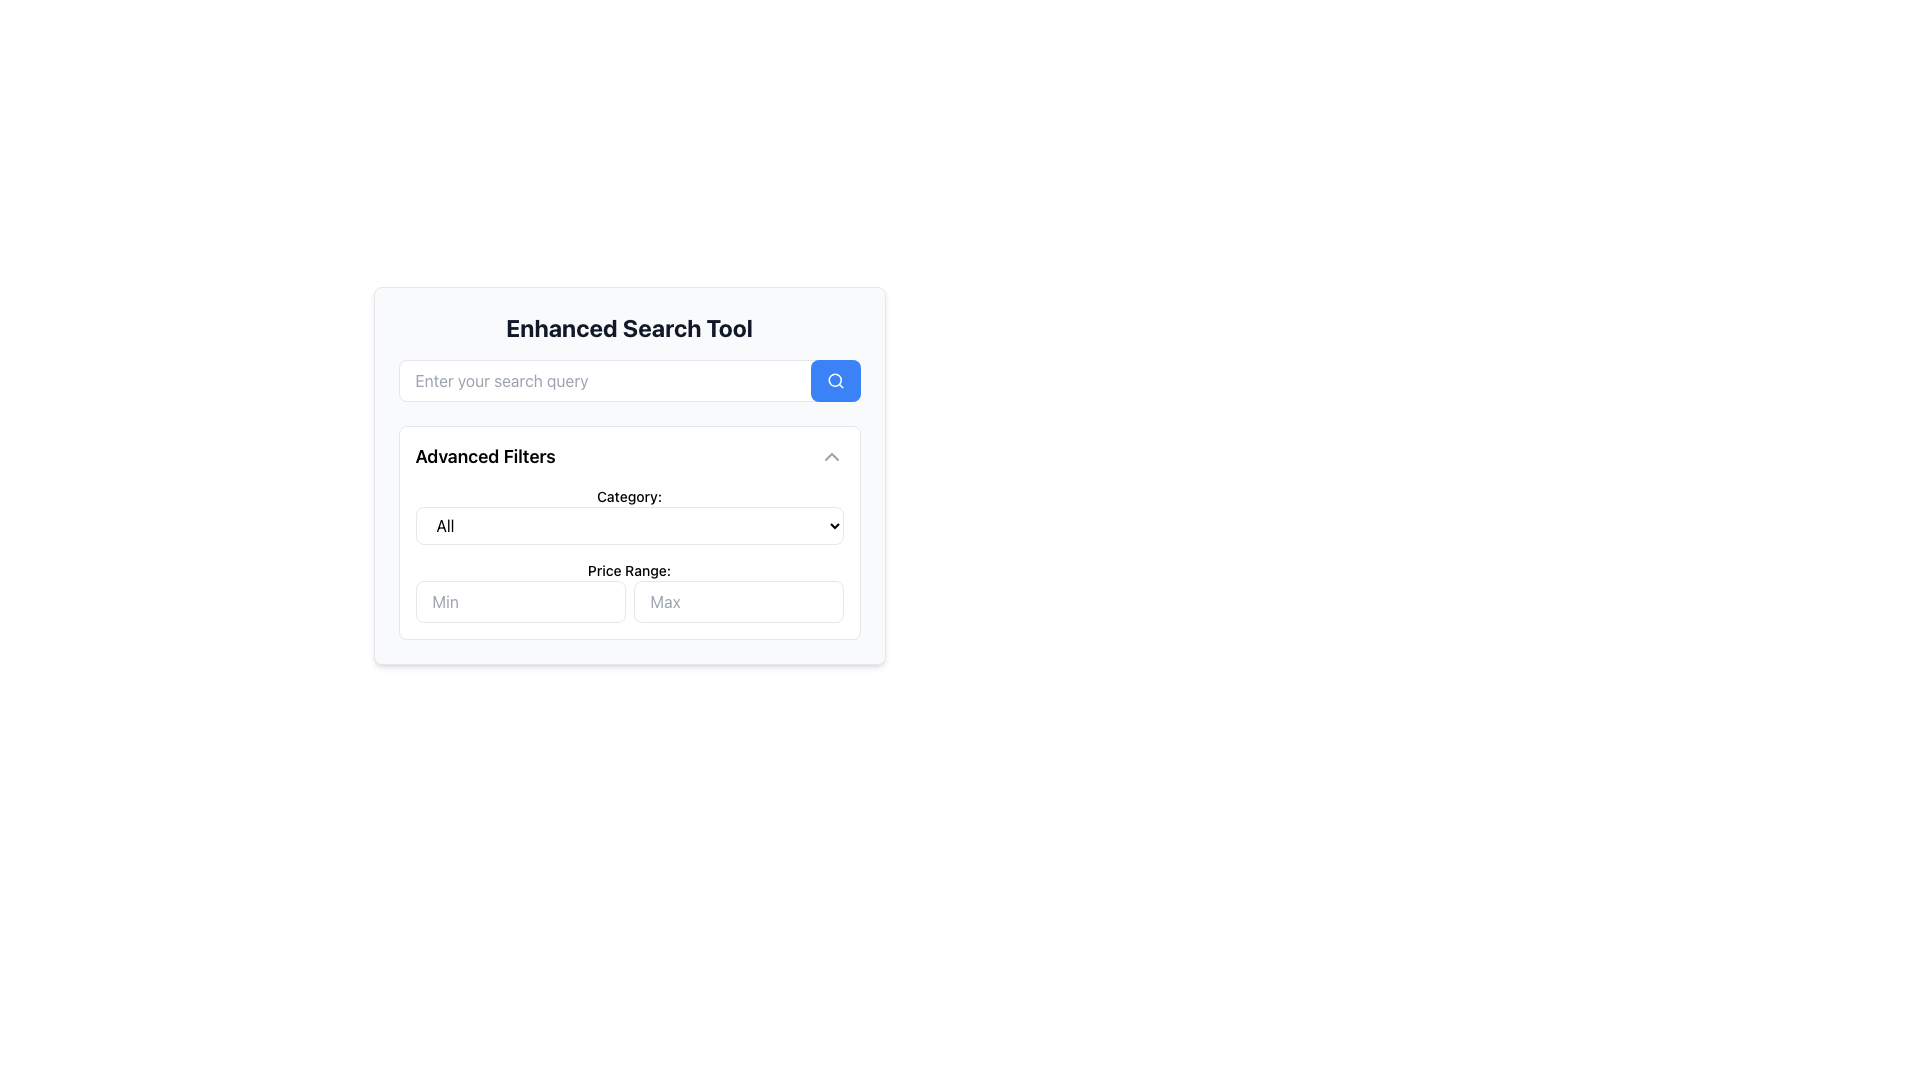 This screenshot has height=1080, width=1920. Describe the element at coordinates (834, 380) in the screenshot. I see `the visual indicator within the search icon button located to the right of the 'Enter your search query' input field` at that location.